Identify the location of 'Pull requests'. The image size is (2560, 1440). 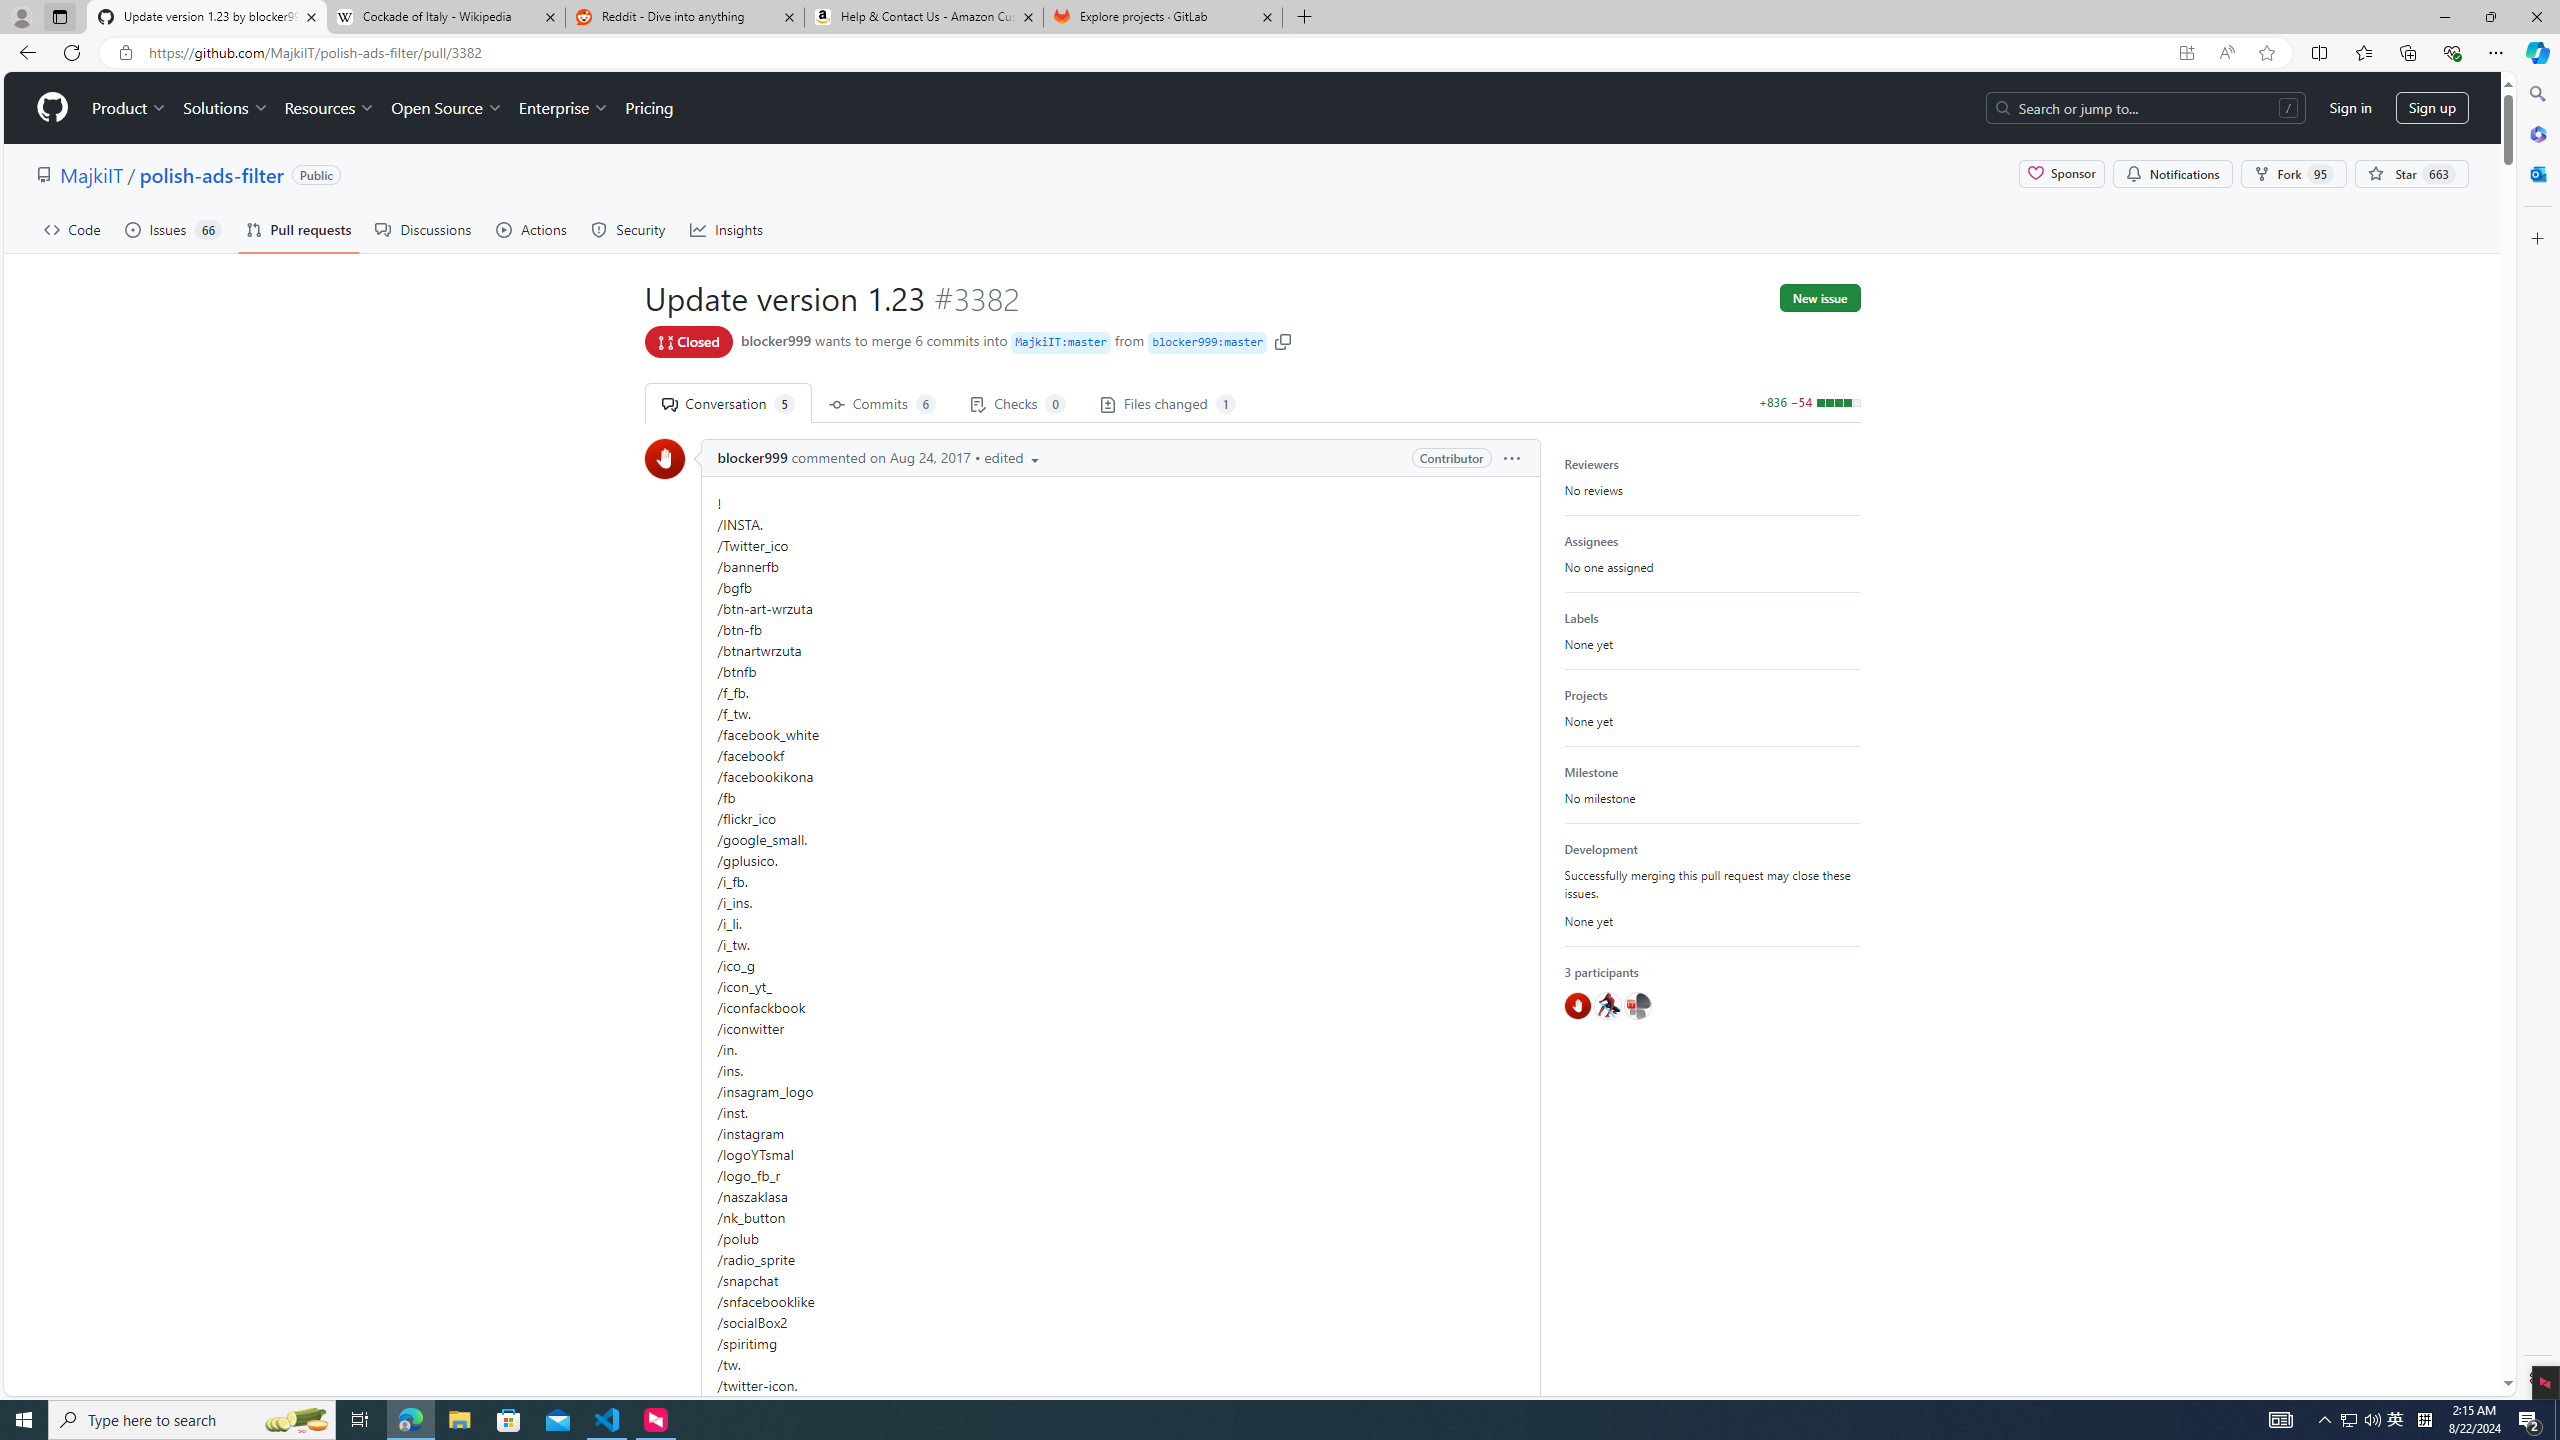
(298, 229).